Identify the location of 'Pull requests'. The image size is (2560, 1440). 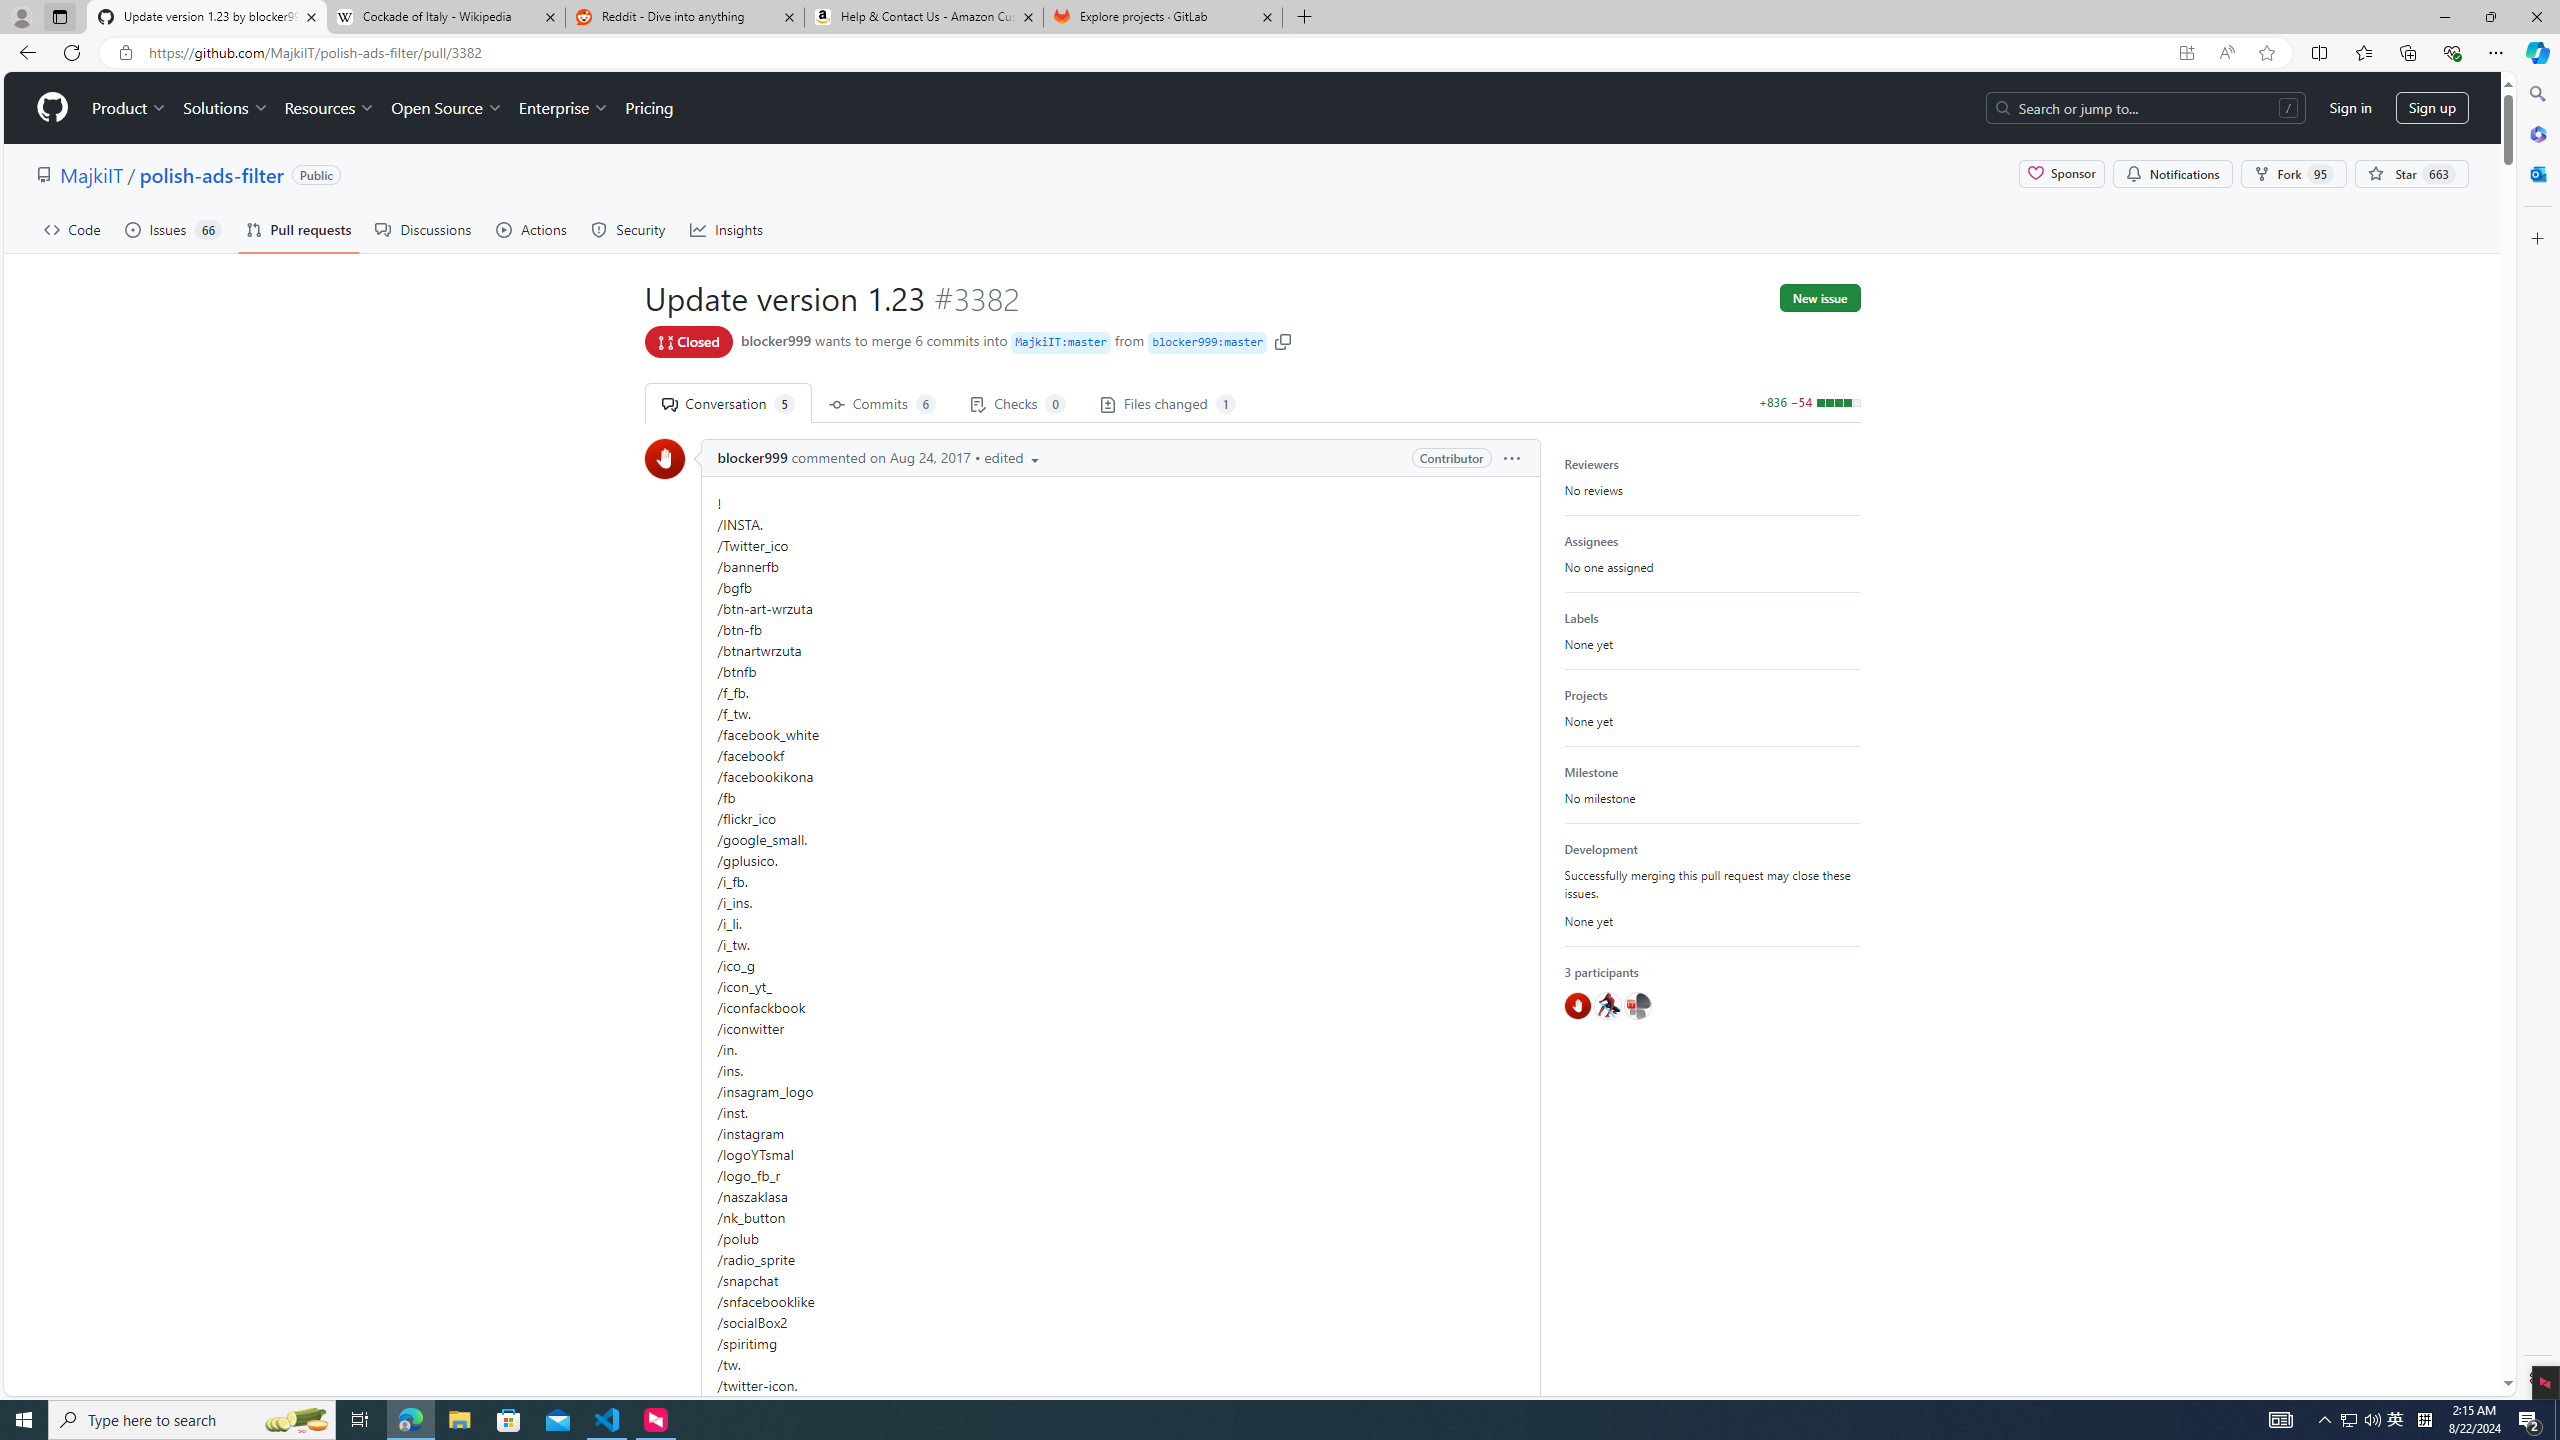
(298, 229).